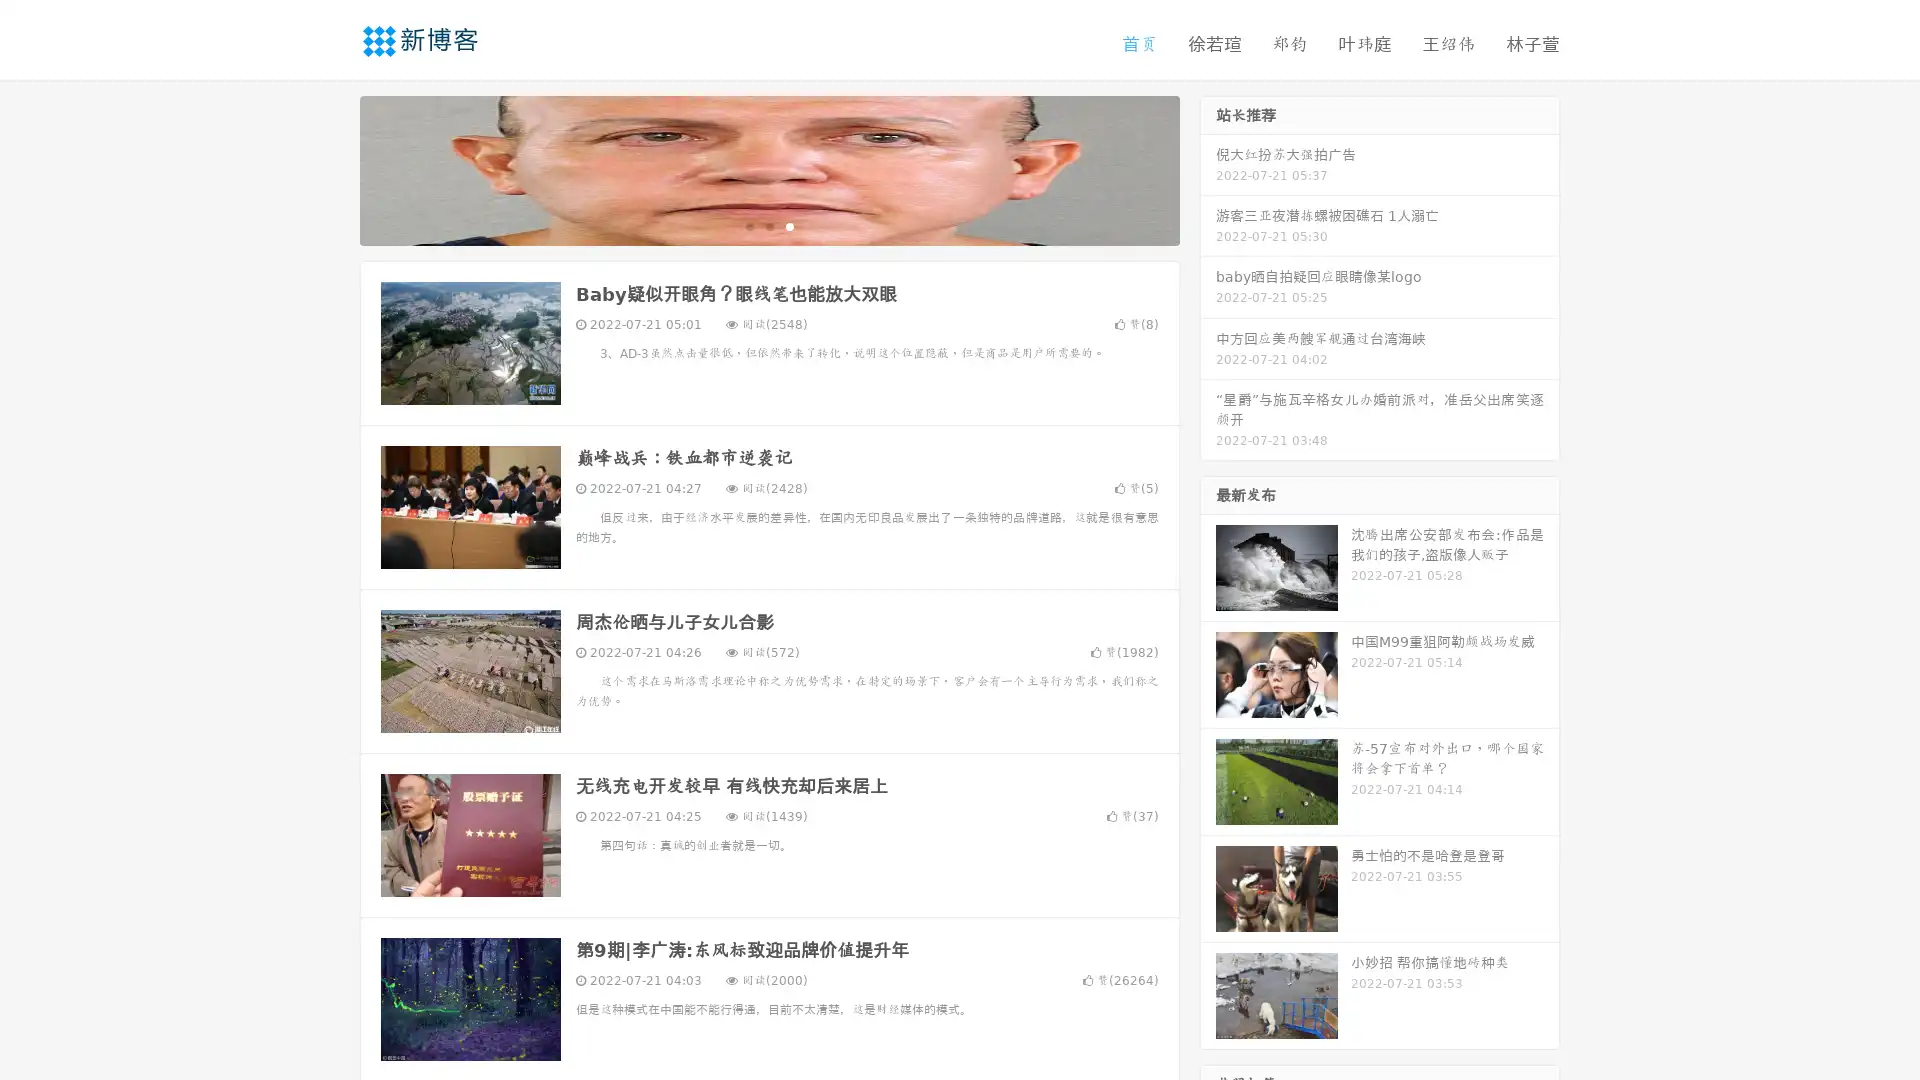  I want to click on Next slide, so click(1208, 168).